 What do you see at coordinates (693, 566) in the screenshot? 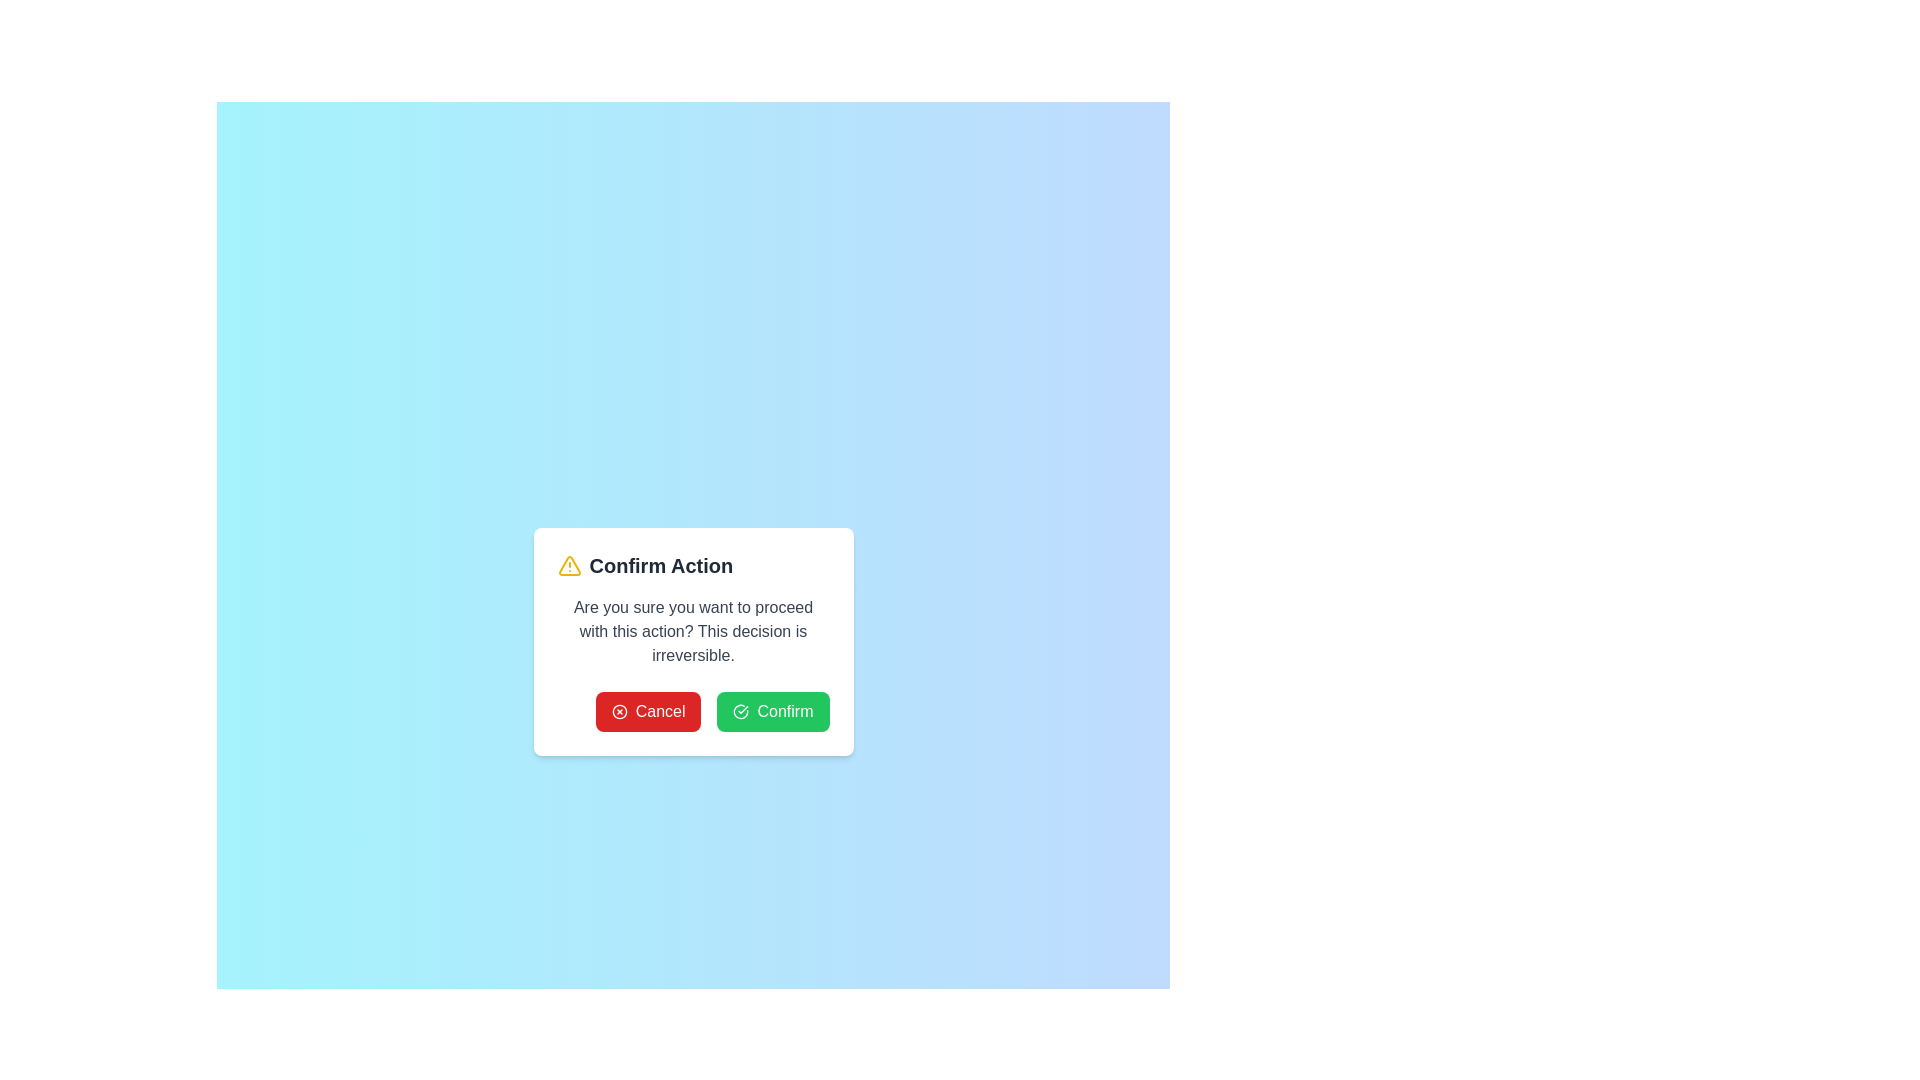
I see `the header element that combines a yellow warning icon with the text 'Confirm Action', located at the top section of a white dialog box with rounded corners` at bounding box center [693, 566].